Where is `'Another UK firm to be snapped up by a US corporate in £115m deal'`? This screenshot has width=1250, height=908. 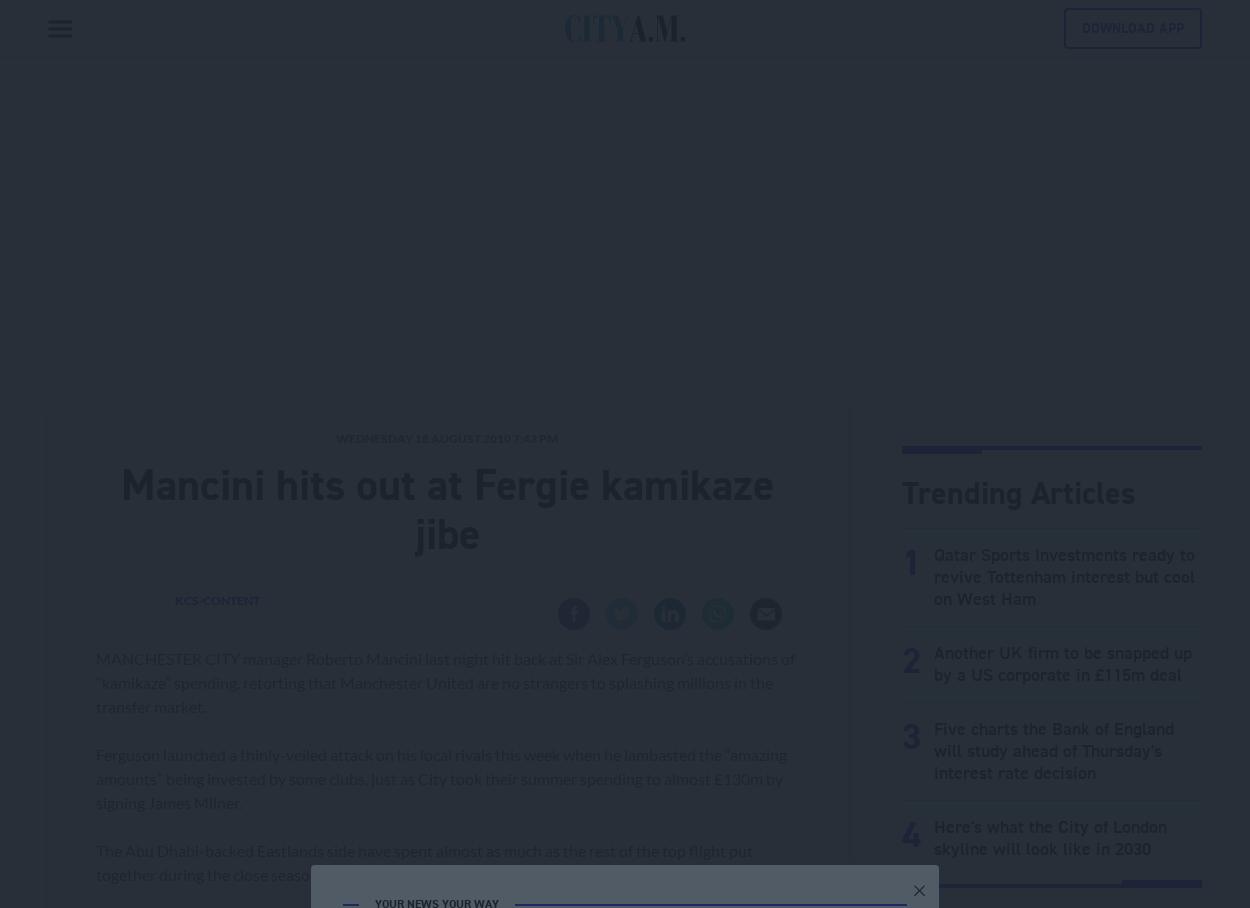 'Another UK firm to be snapped up by a US corporate in £115m deal' is located at coordinates (1062, 663).